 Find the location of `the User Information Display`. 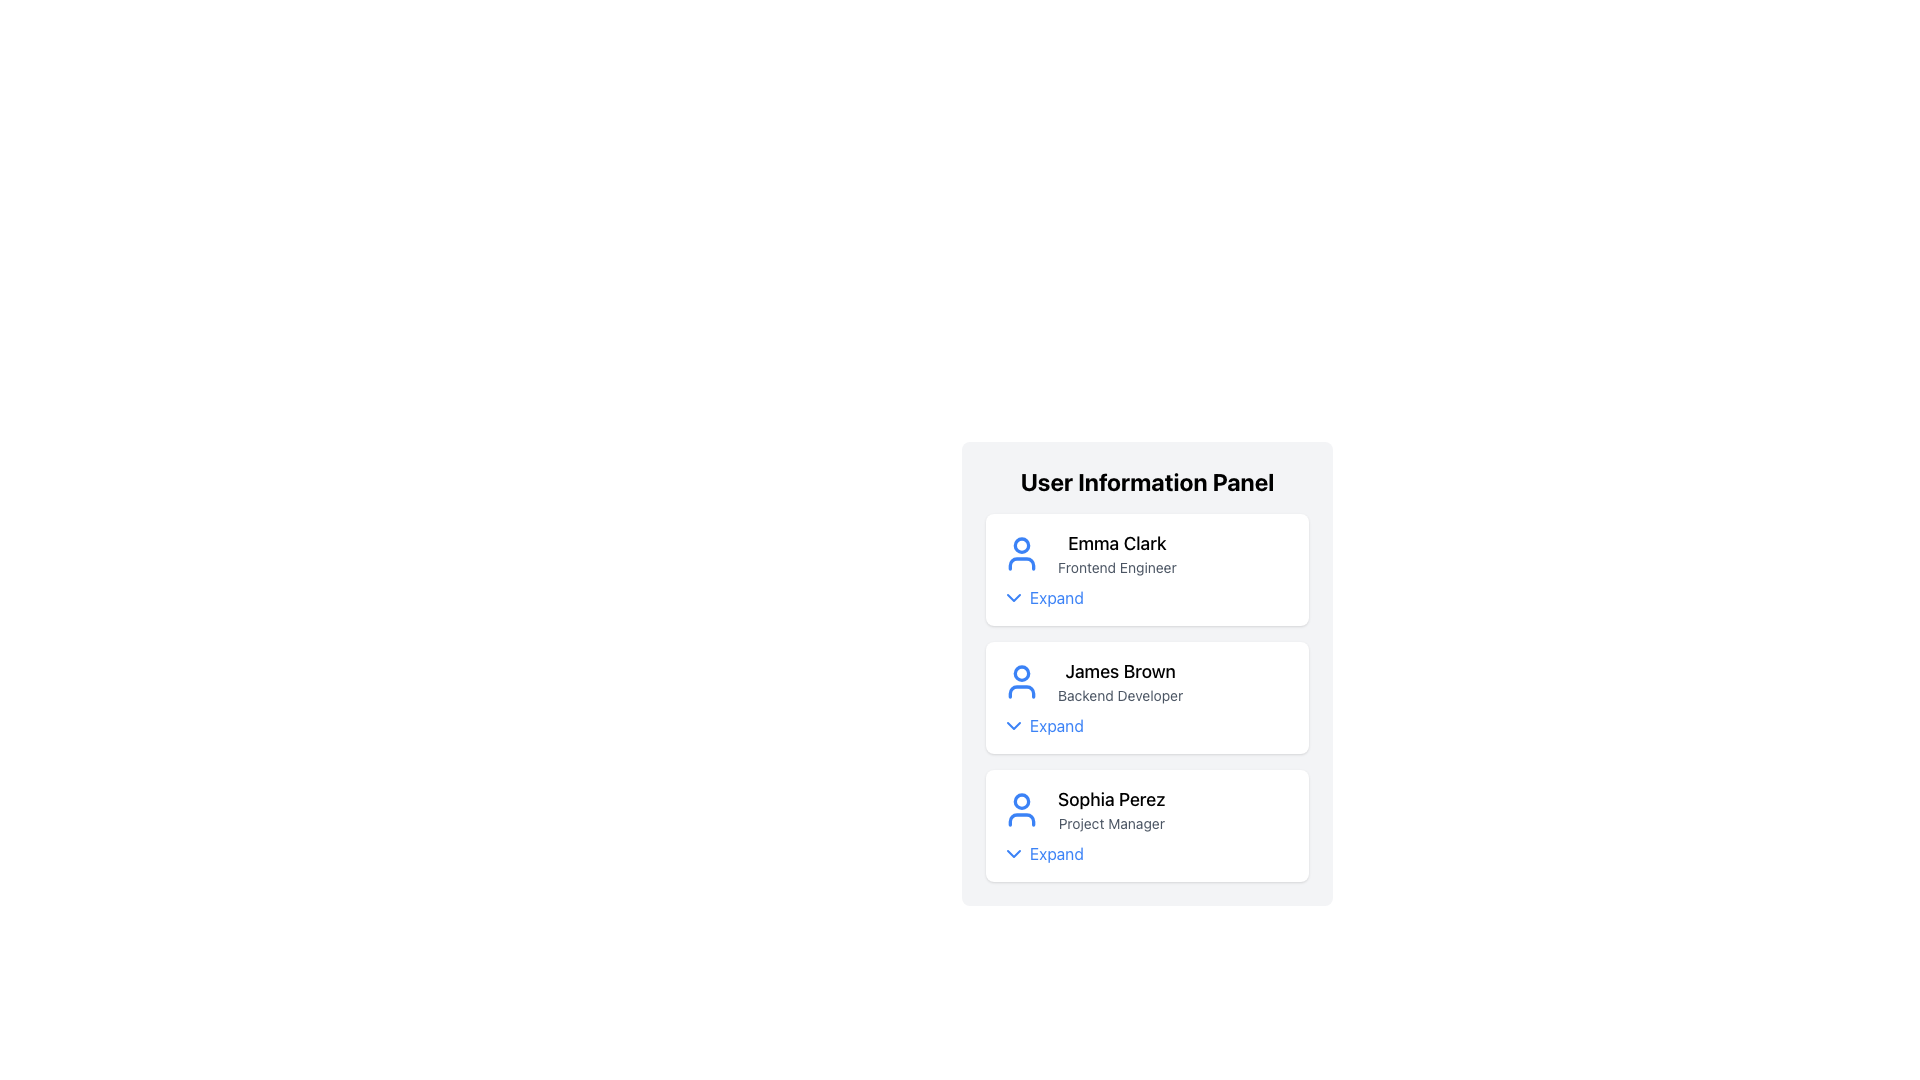

the User Information Display is located at coordinates (1147, 681).